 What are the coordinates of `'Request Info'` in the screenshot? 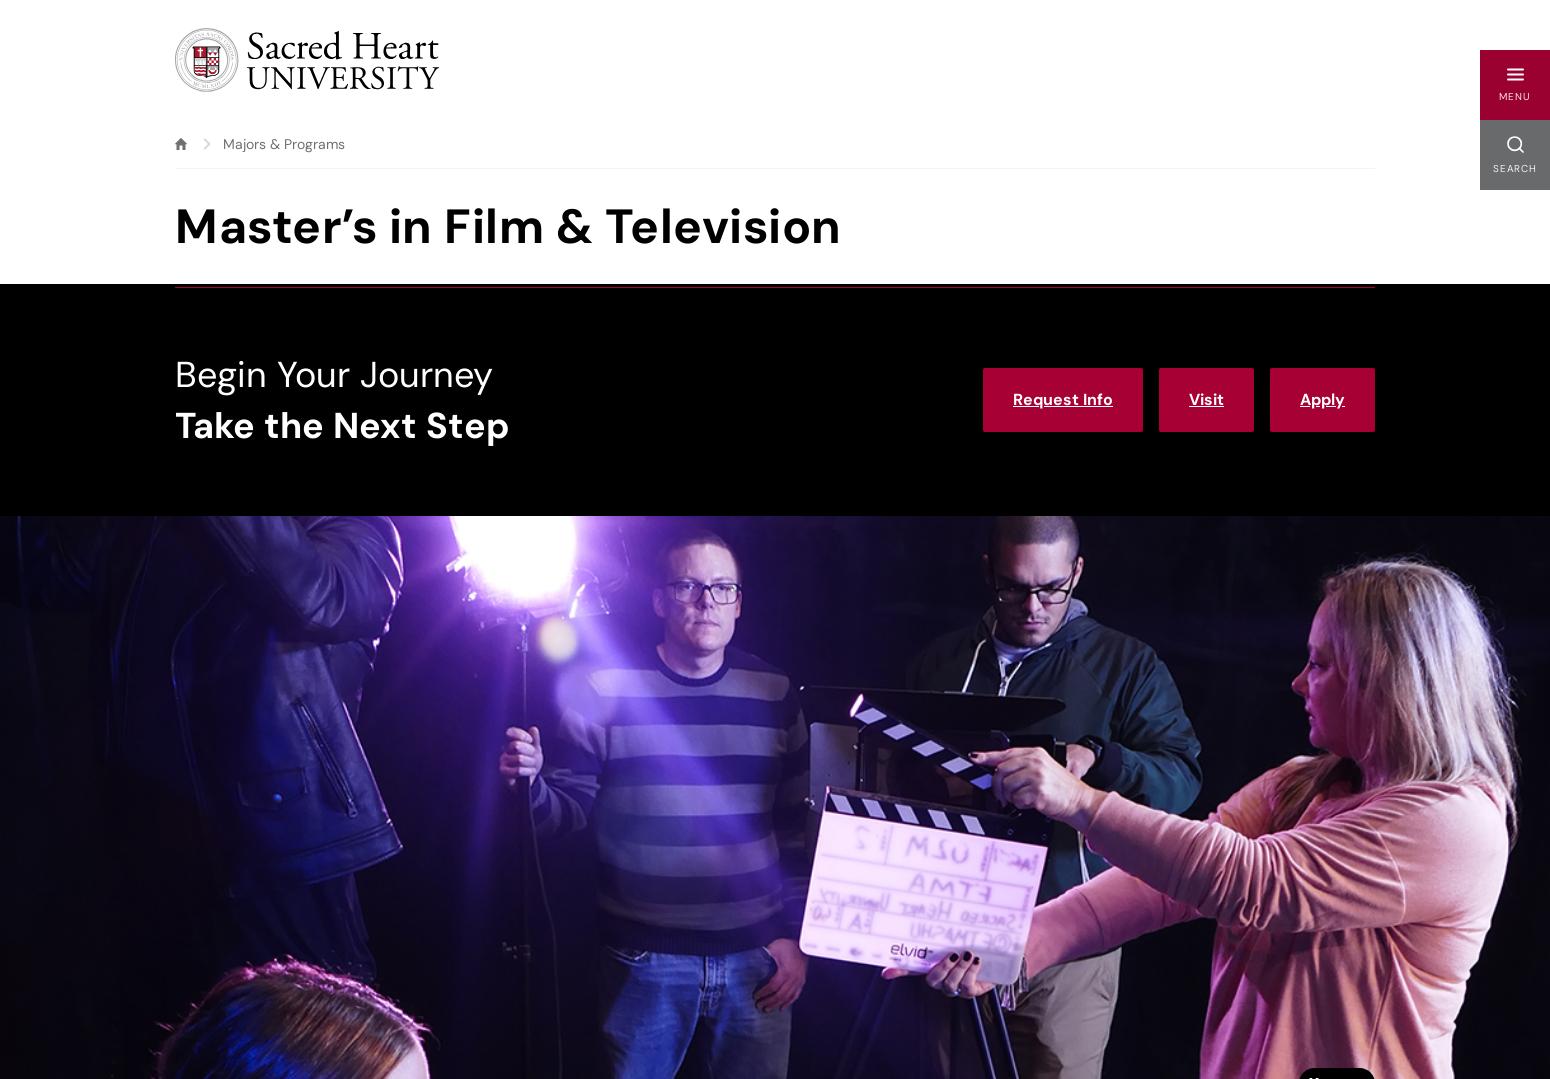 It's located at (1062, 398).